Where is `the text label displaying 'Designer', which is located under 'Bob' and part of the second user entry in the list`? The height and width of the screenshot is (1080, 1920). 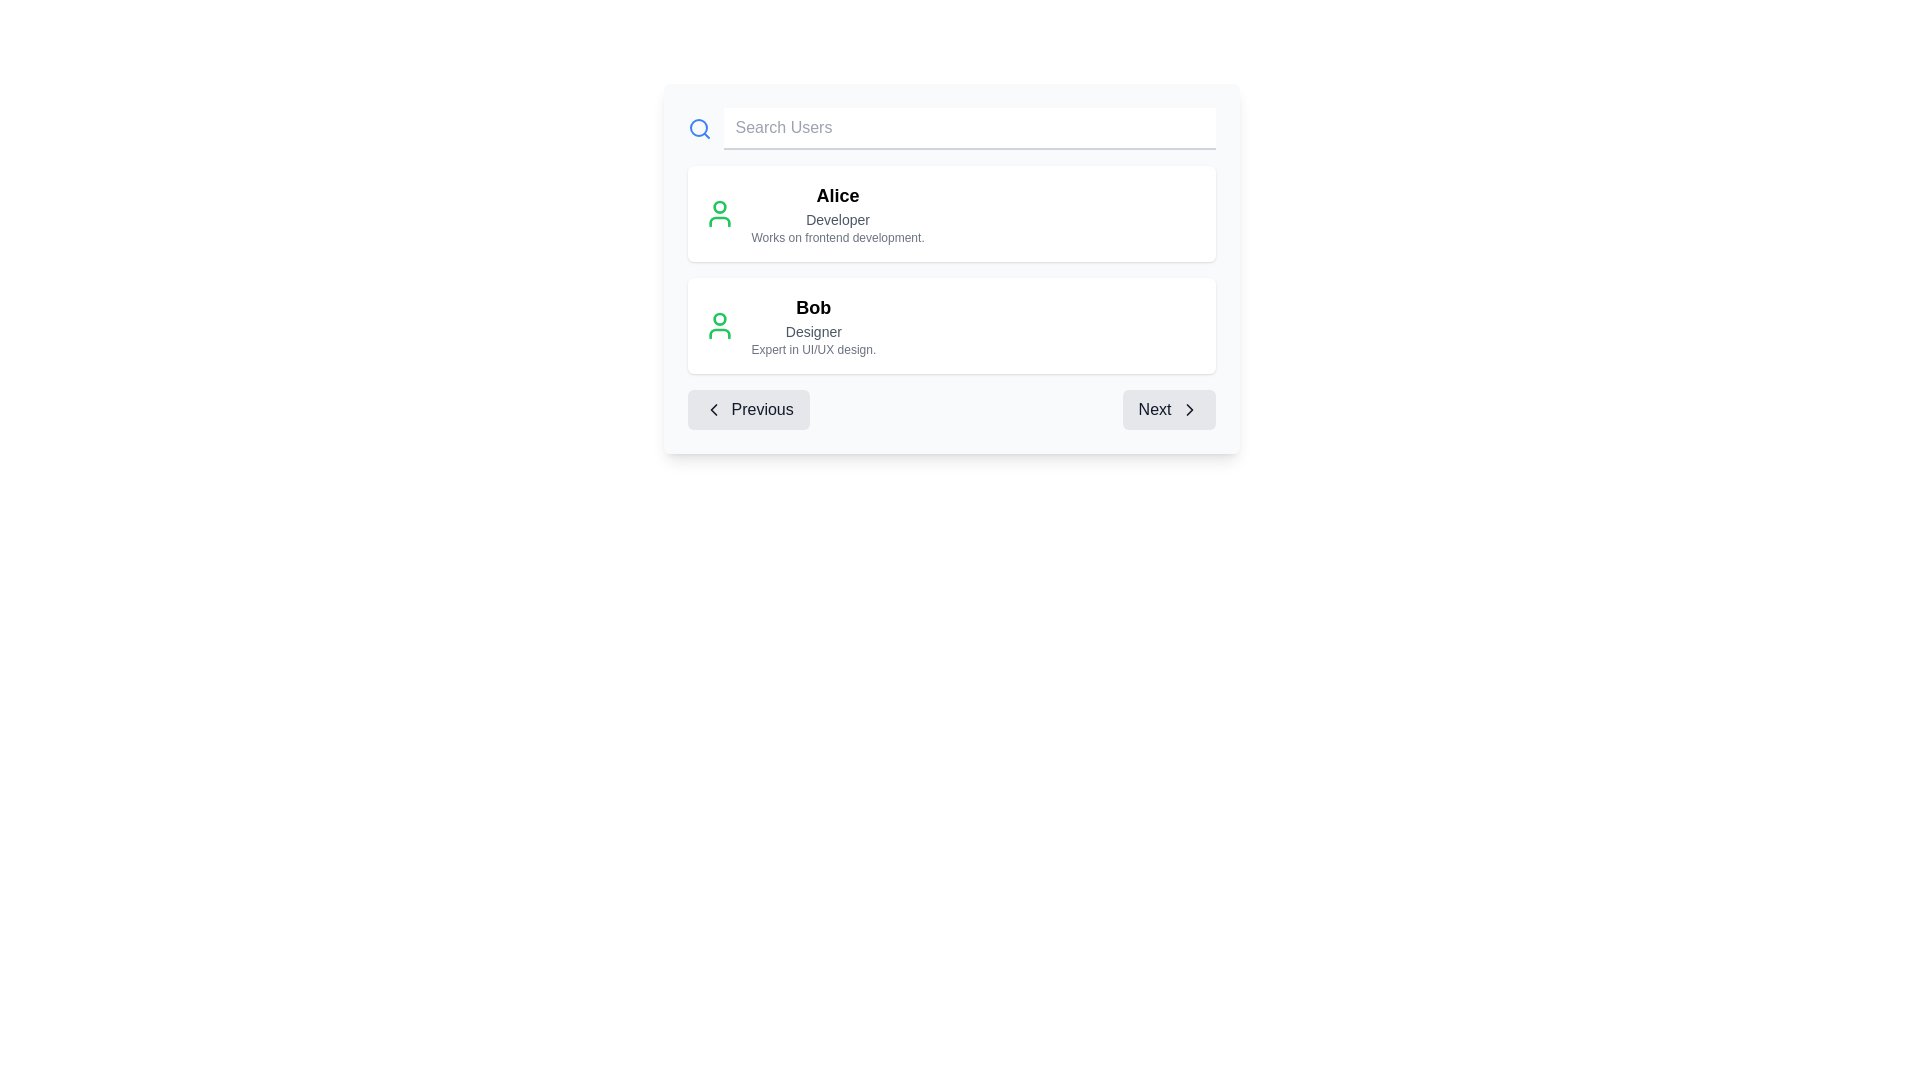
the text label displaying 'Designer', which is located under 'Bob' and part of the second user entry in the list is located at coordinates (813, 330).